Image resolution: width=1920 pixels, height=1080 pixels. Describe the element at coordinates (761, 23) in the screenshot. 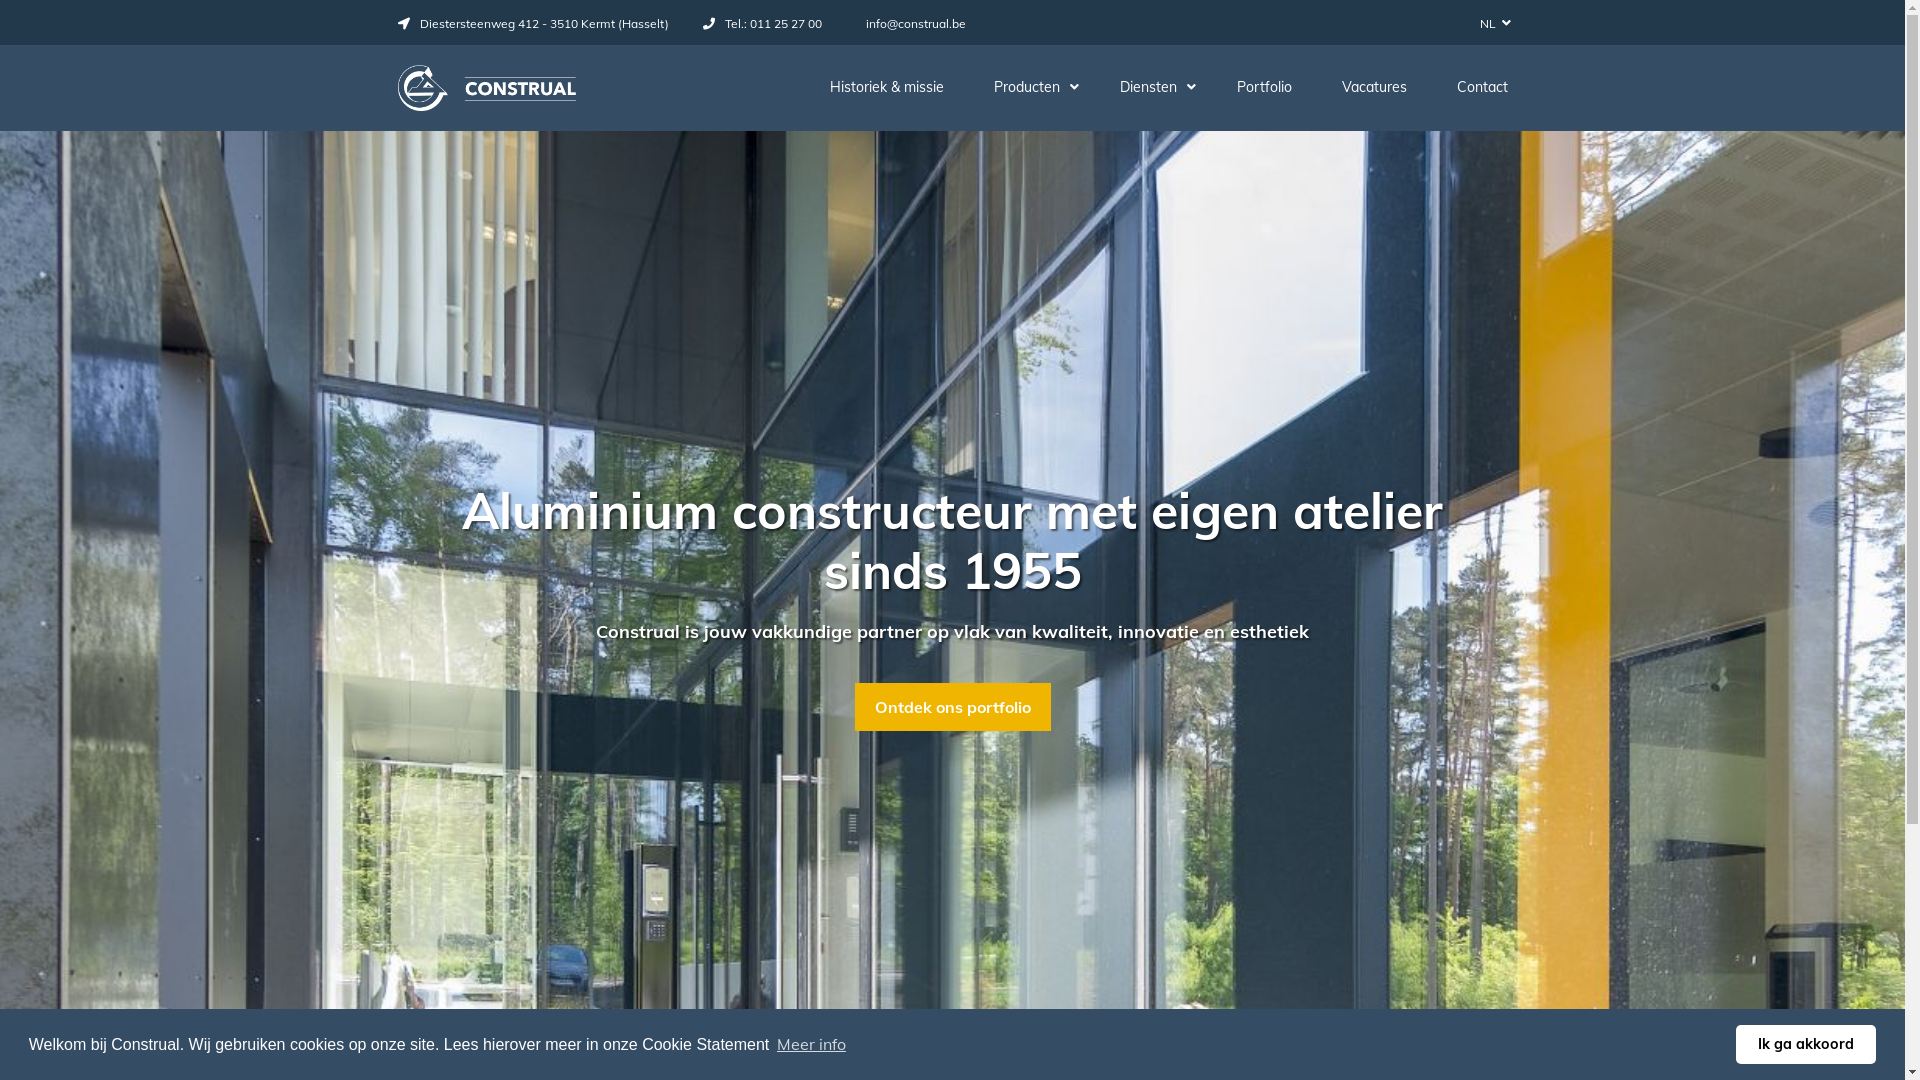

I see `'Tel.: 011 25 27 00'` at that location.